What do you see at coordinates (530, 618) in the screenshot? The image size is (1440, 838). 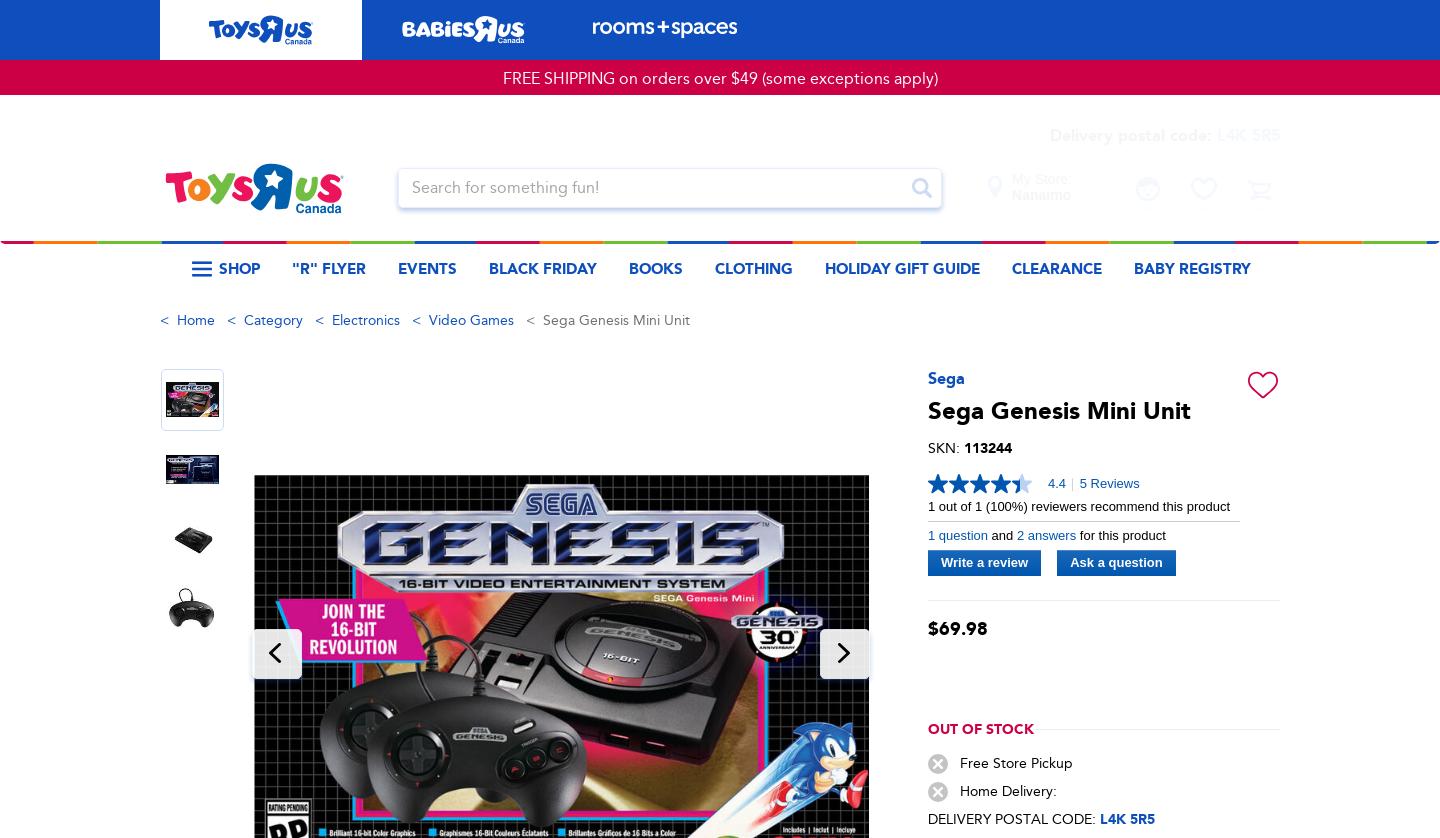 I see `'I am age 17 or older'` at bounding box center [530, 618].